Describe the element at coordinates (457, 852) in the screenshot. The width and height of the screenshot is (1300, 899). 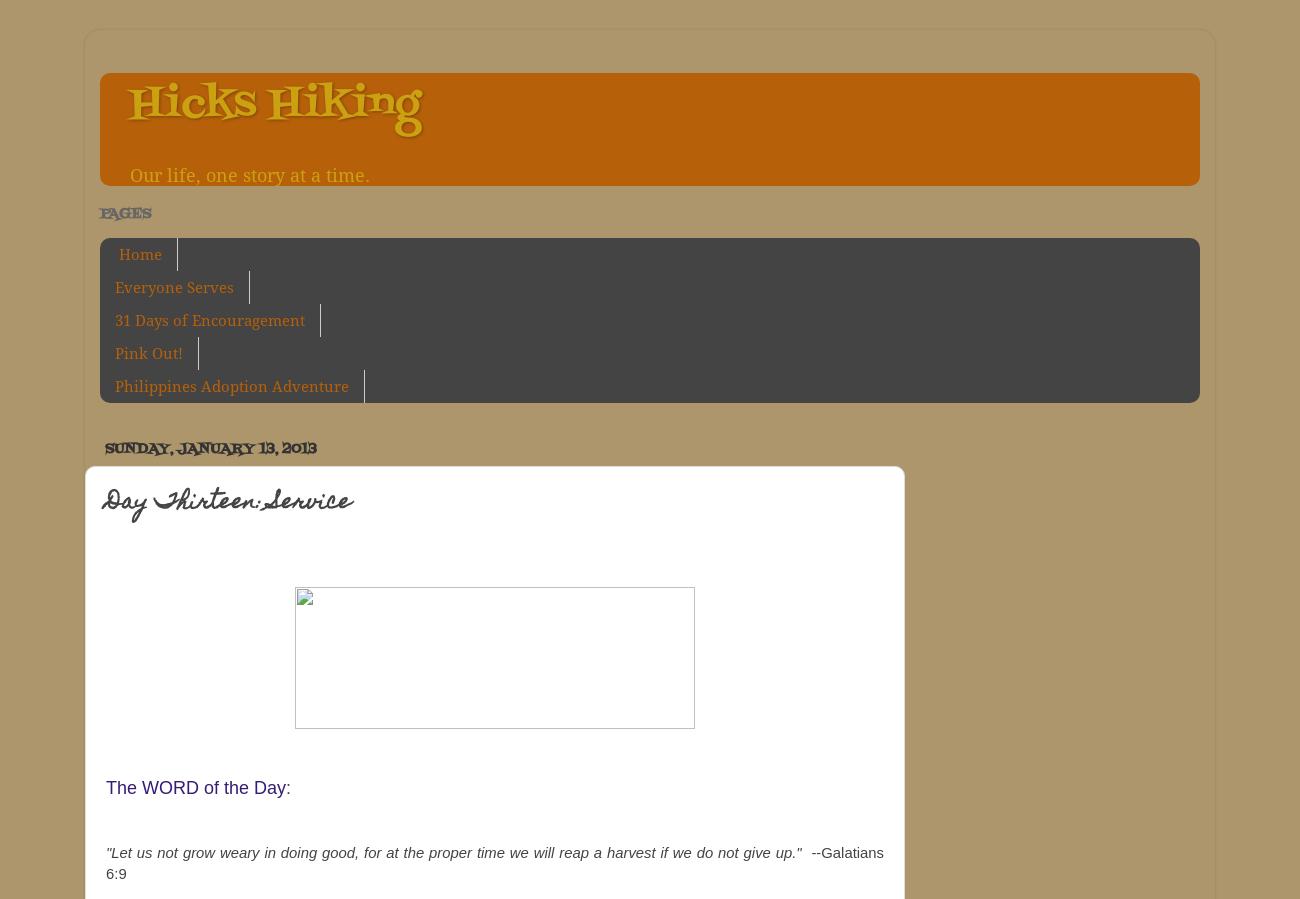
I see `'"Let us not grow weary in doing good, for at the proper time we
will reap a harvest if we do not give up."'` at that location.